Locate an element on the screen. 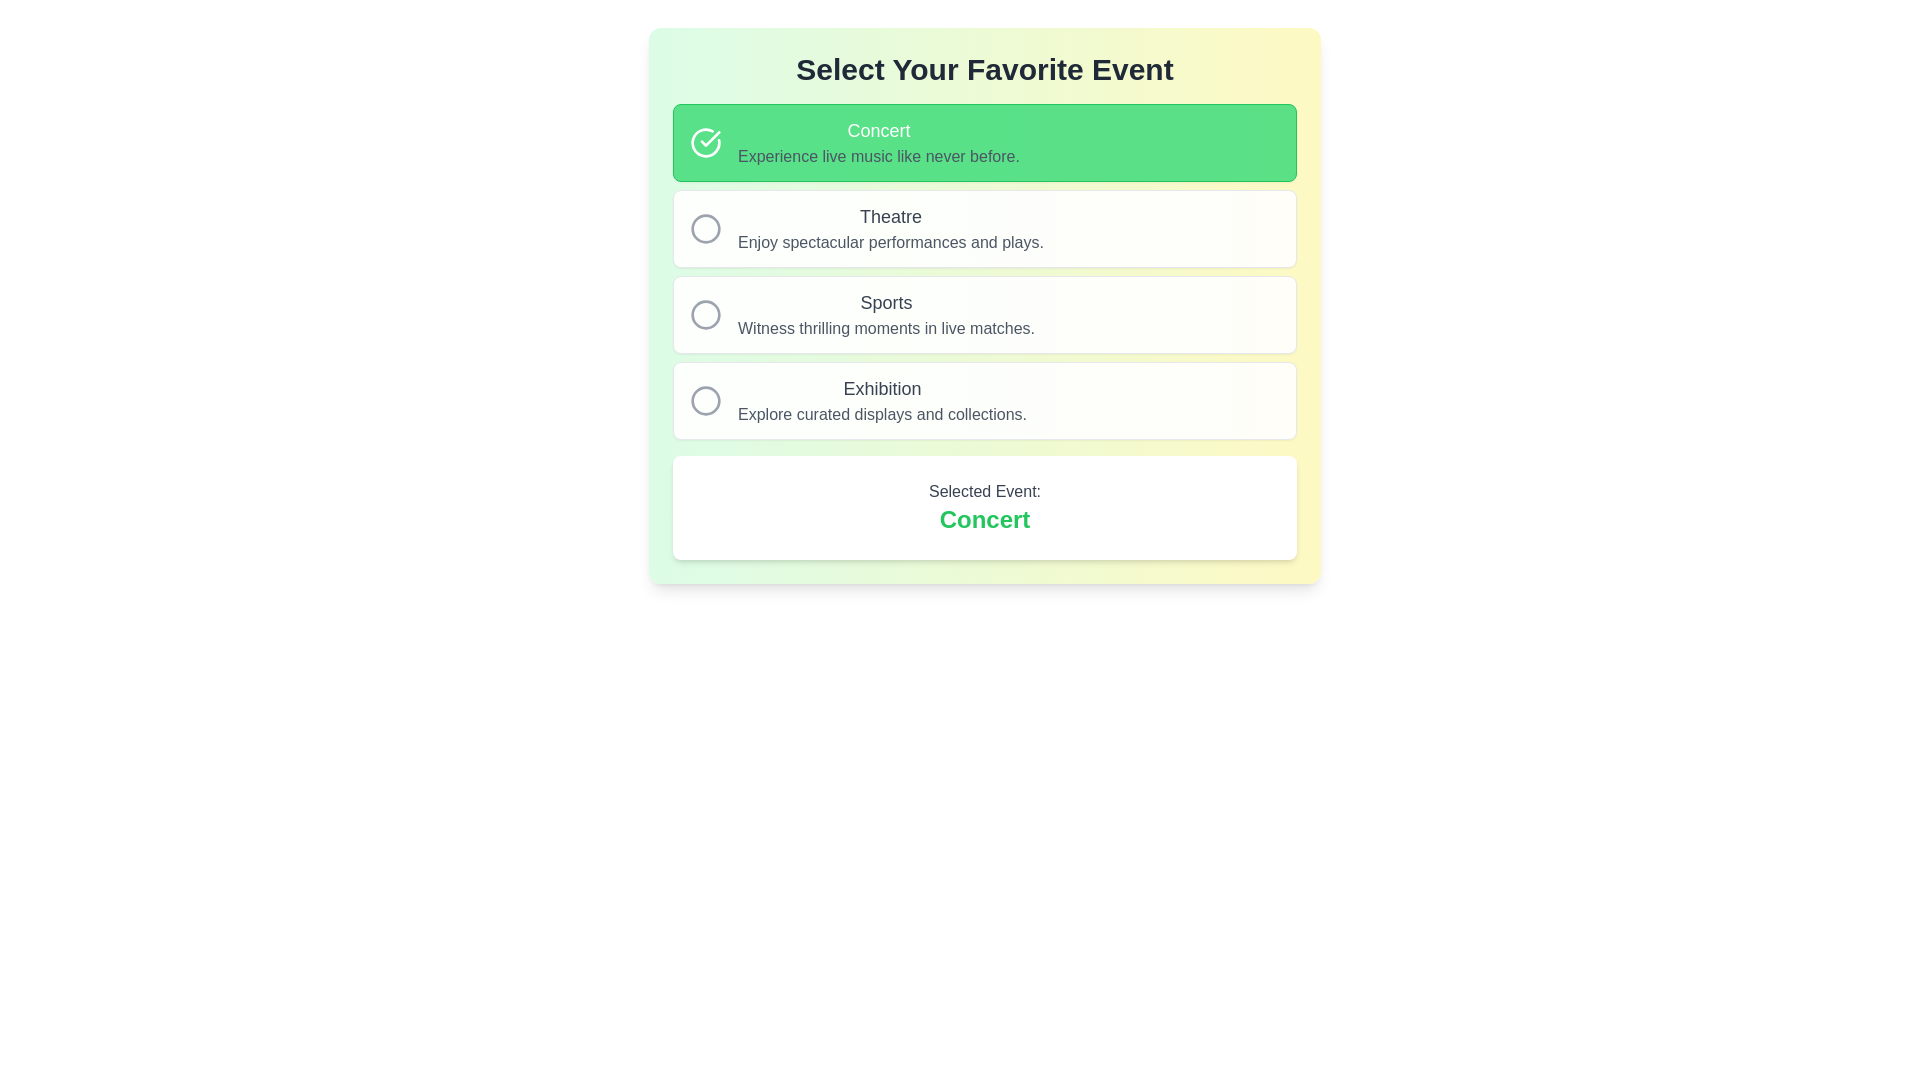  the 'Exhibition' radio button option with accompanying description text is located at coordinates (984, 401).